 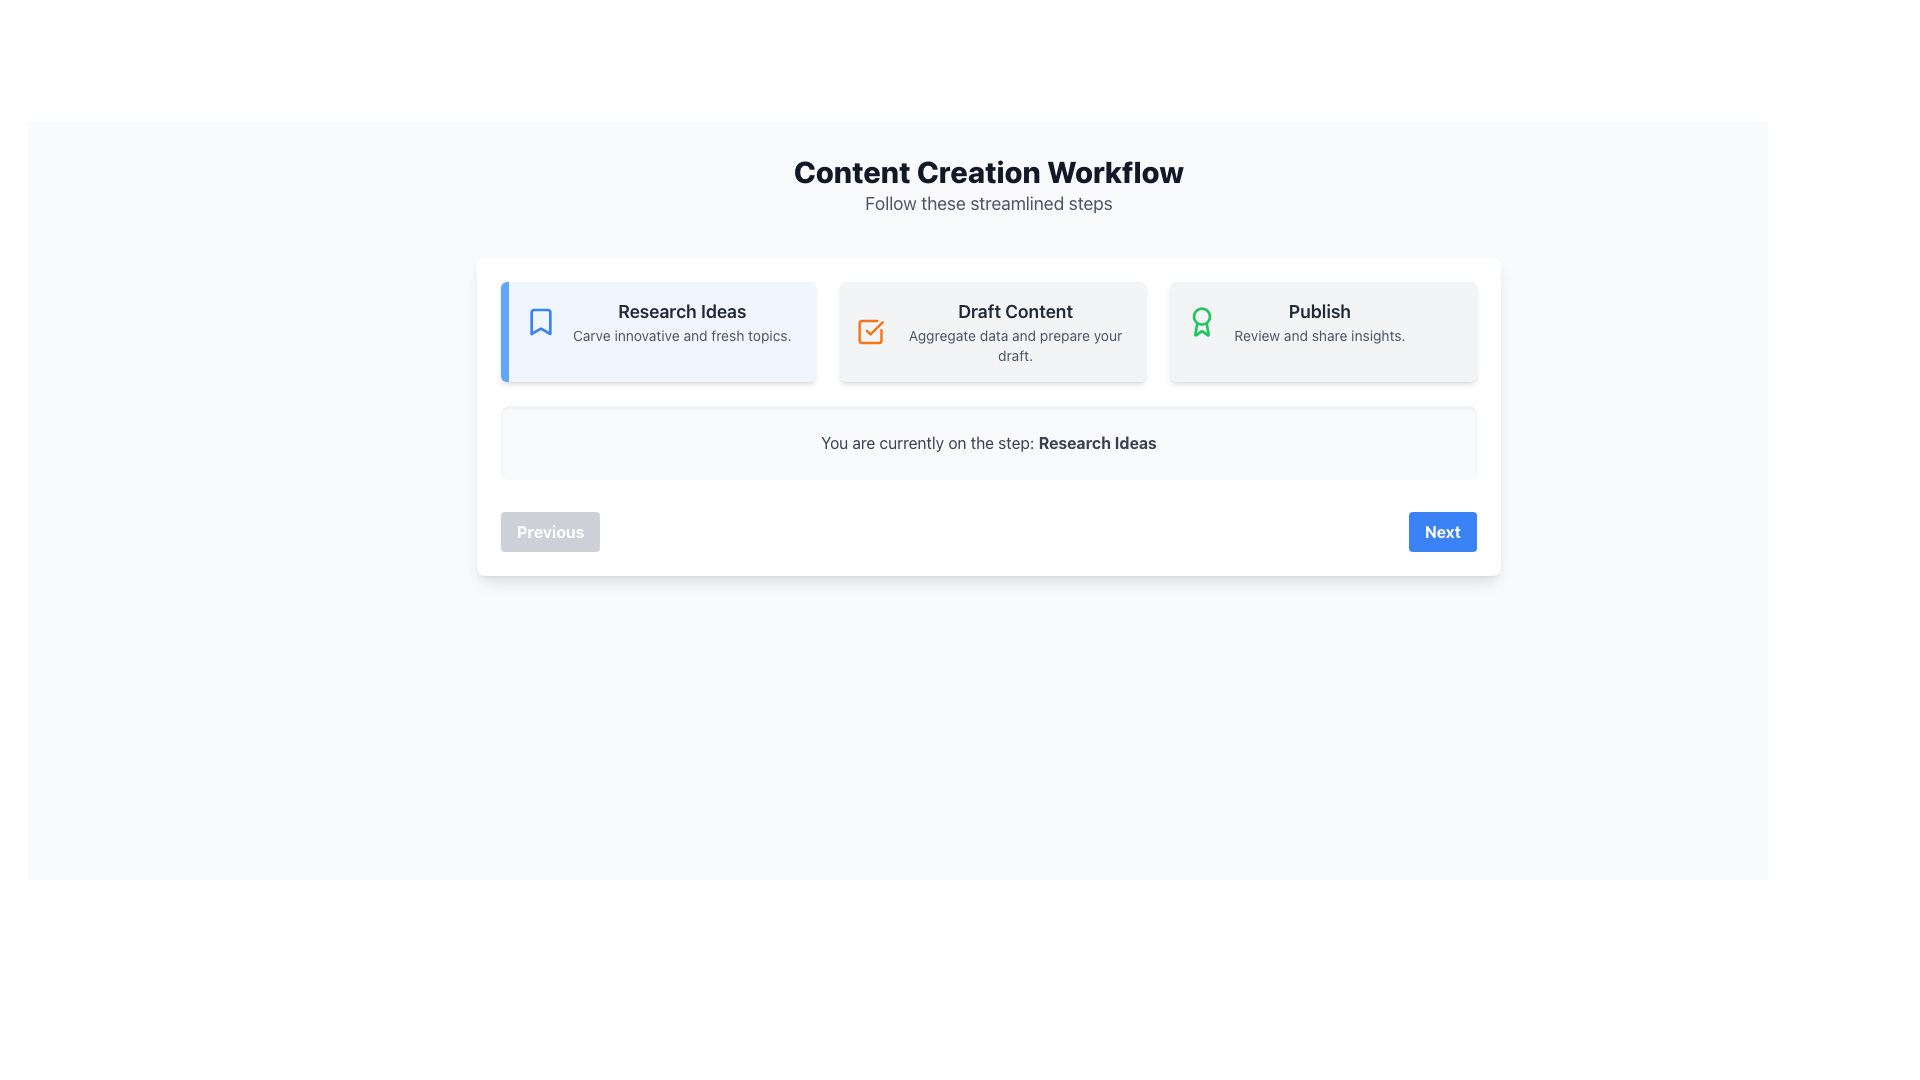 What do you see at coordinates (662, 320) in the screenshot?
I see `the Information Panel that describes the 'Research Ideas' step in the workflow process, which is the leftmost item in a horizontal list of similar blocks` at bounding box center [662, 320].